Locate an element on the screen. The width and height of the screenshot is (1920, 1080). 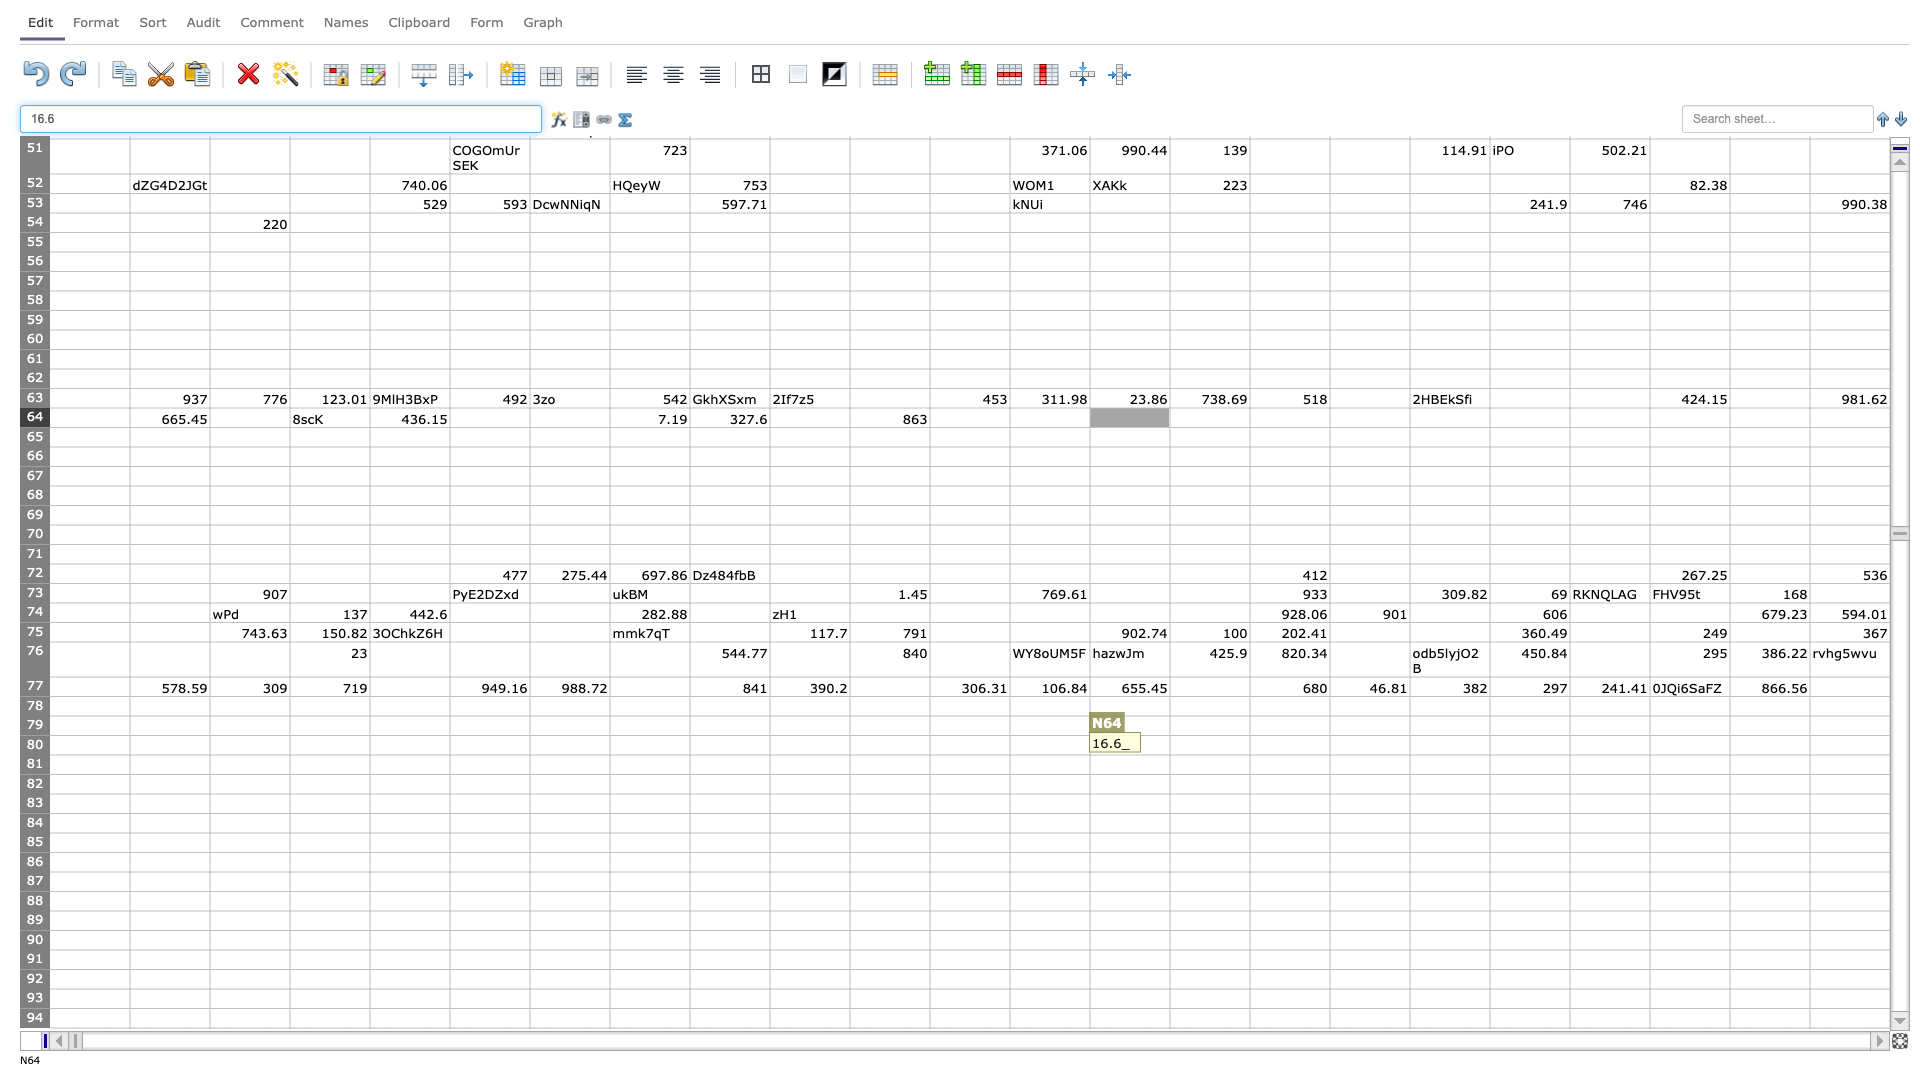
top left corner of R80 is located at coordinates (1409, 735).